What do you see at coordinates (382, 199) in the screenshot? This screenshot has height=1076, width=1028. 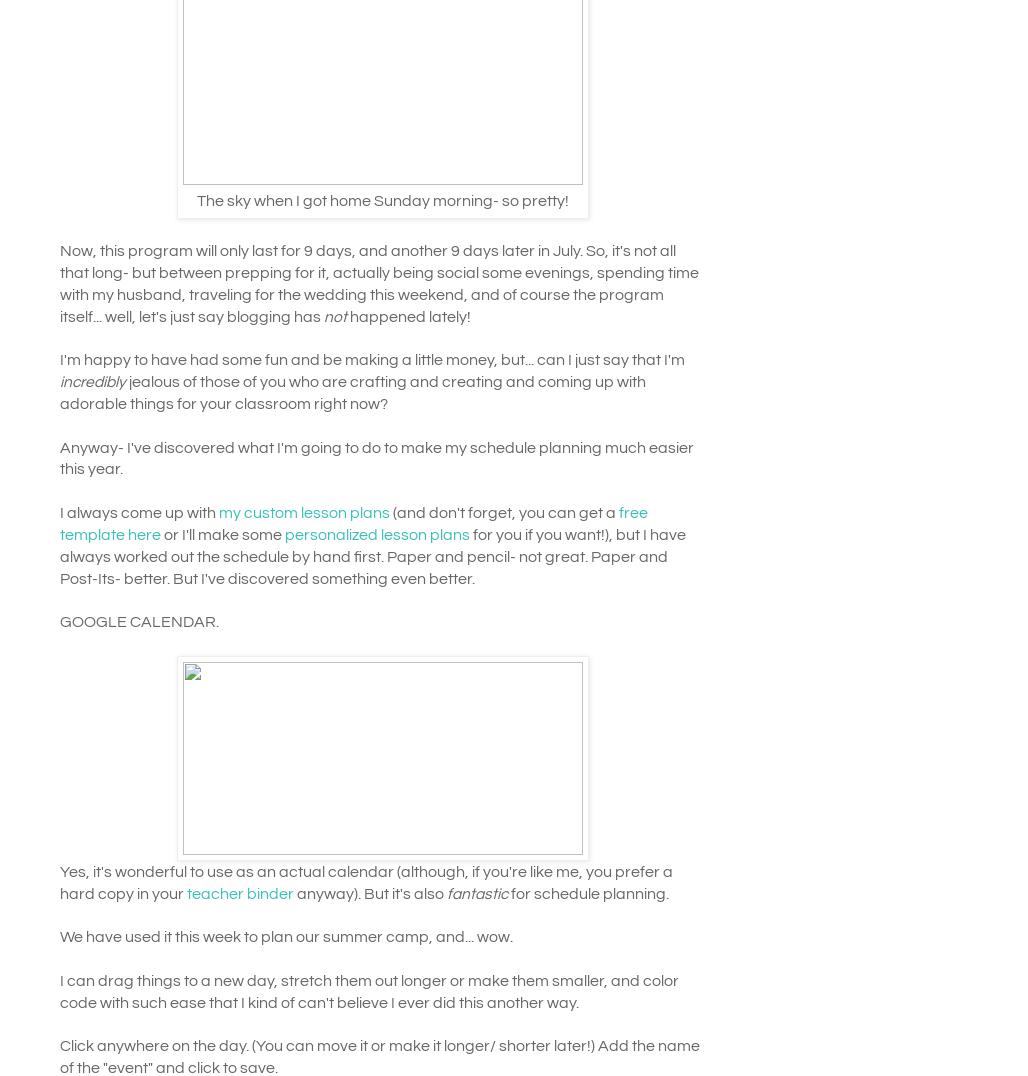 I see `'The sky when I got home Sunday morning- so pretty!'` at bounding box center [382, 199].